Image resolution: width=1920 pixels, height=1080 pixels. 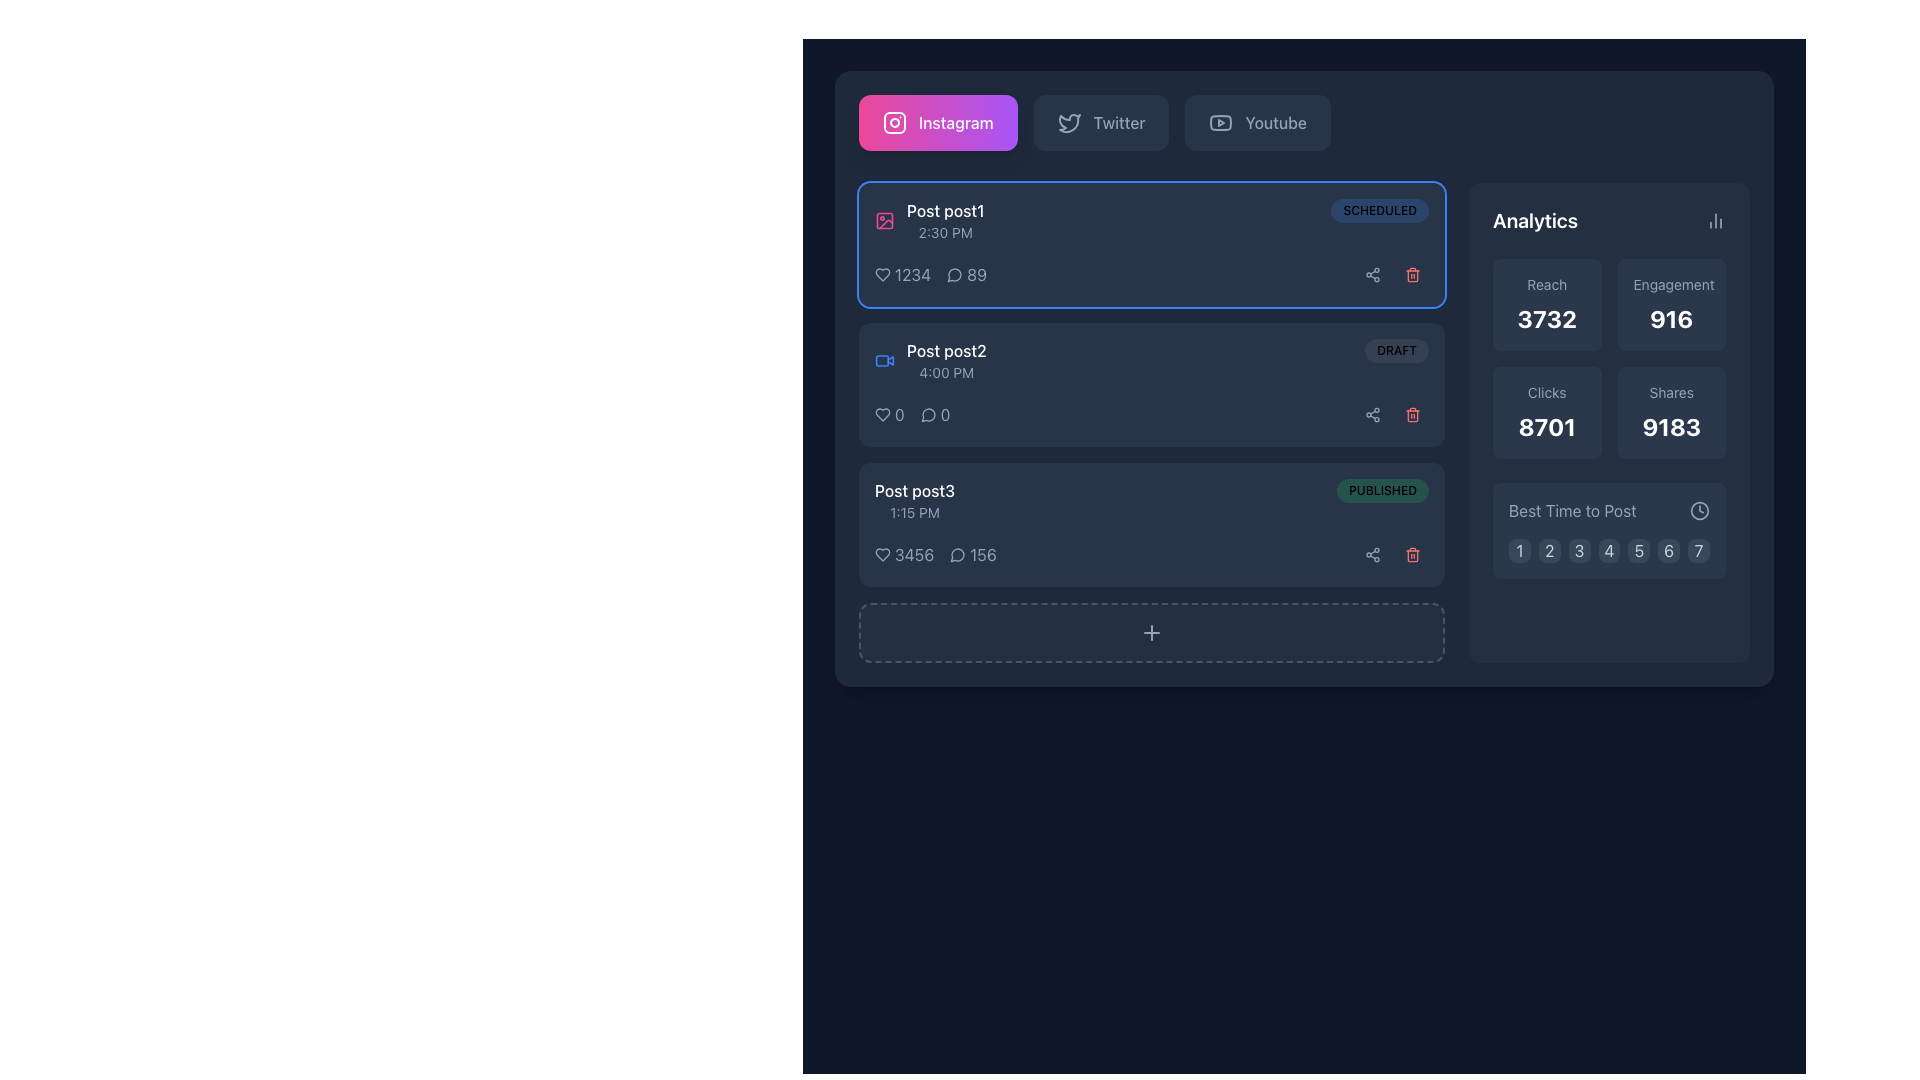 What do you see at coordinates (1671, 393) in the screenshot?
I see `the Text label that indicates the number of shares, positioned above the metric value '9183' in the analytics section of the interface` at bounding box center [1671, 393].